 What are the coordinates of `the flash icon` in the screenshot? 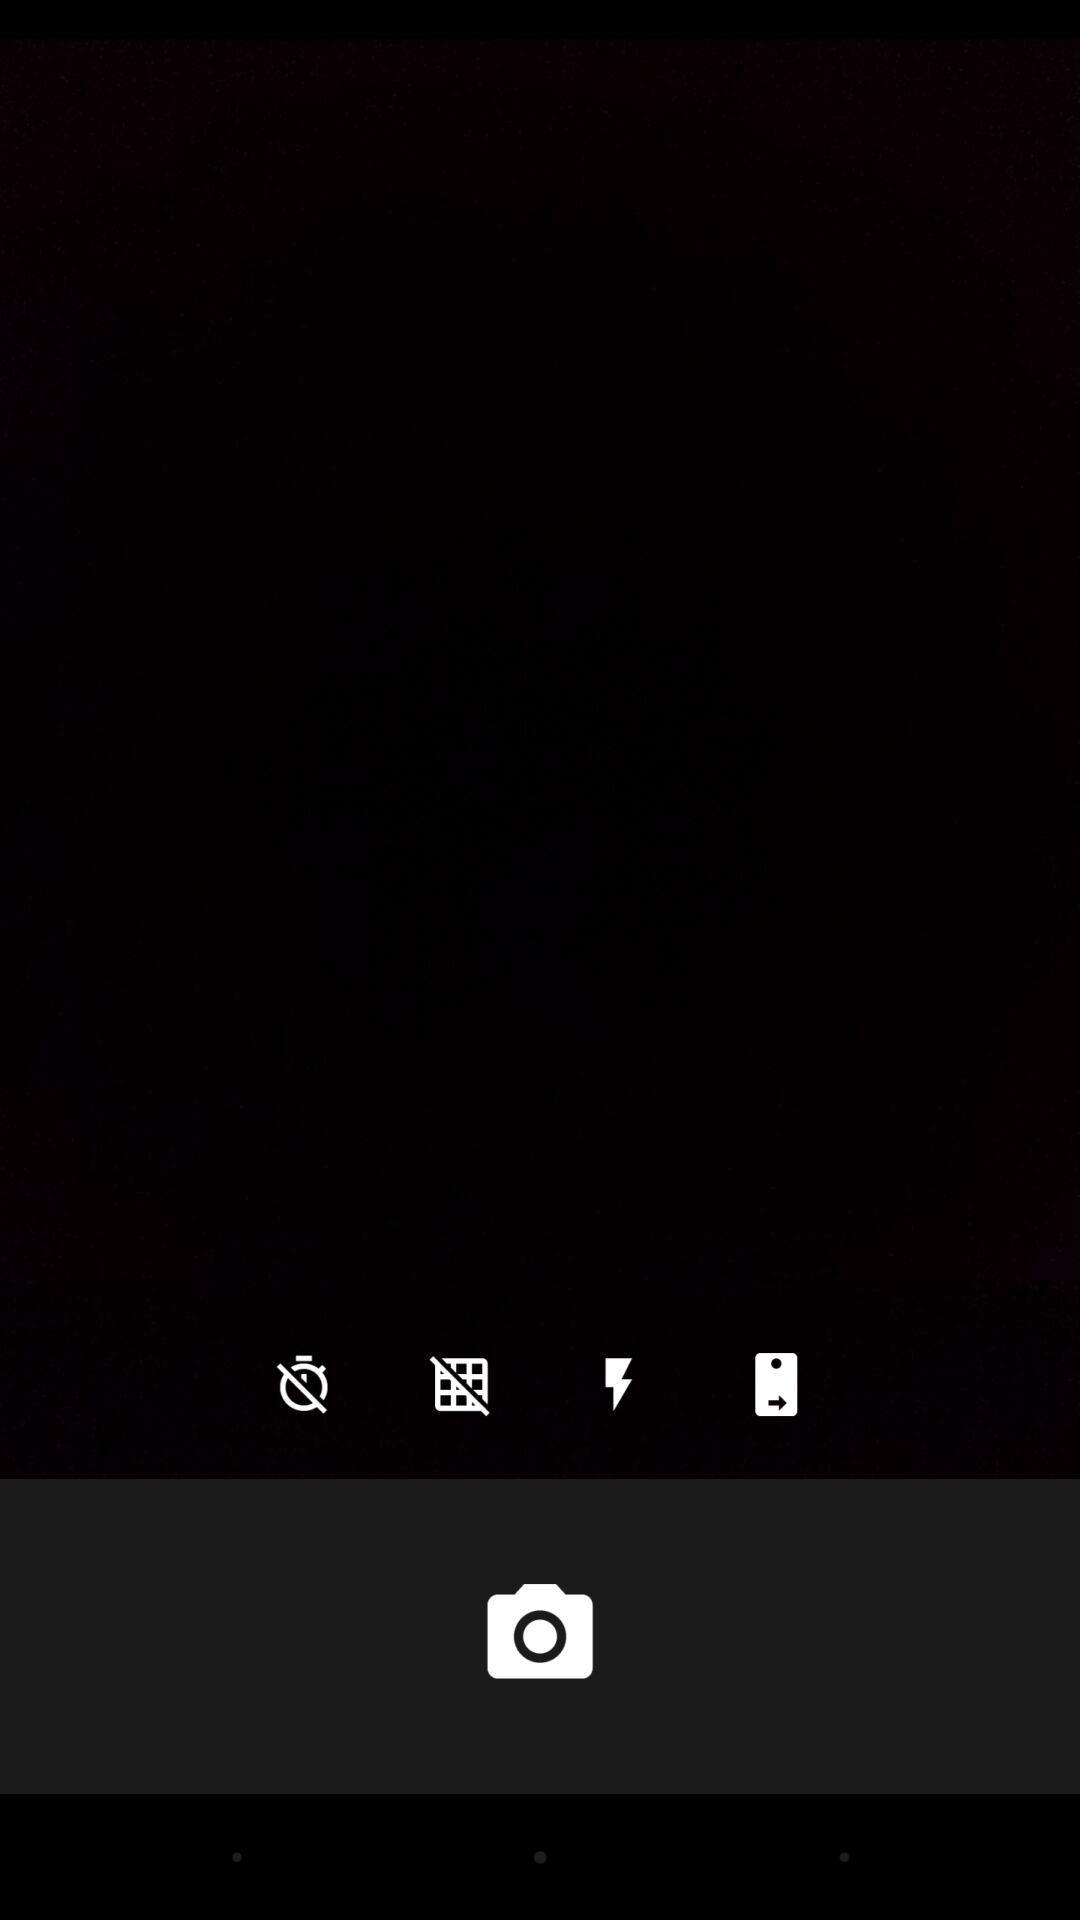 It's located at (617, 1383).